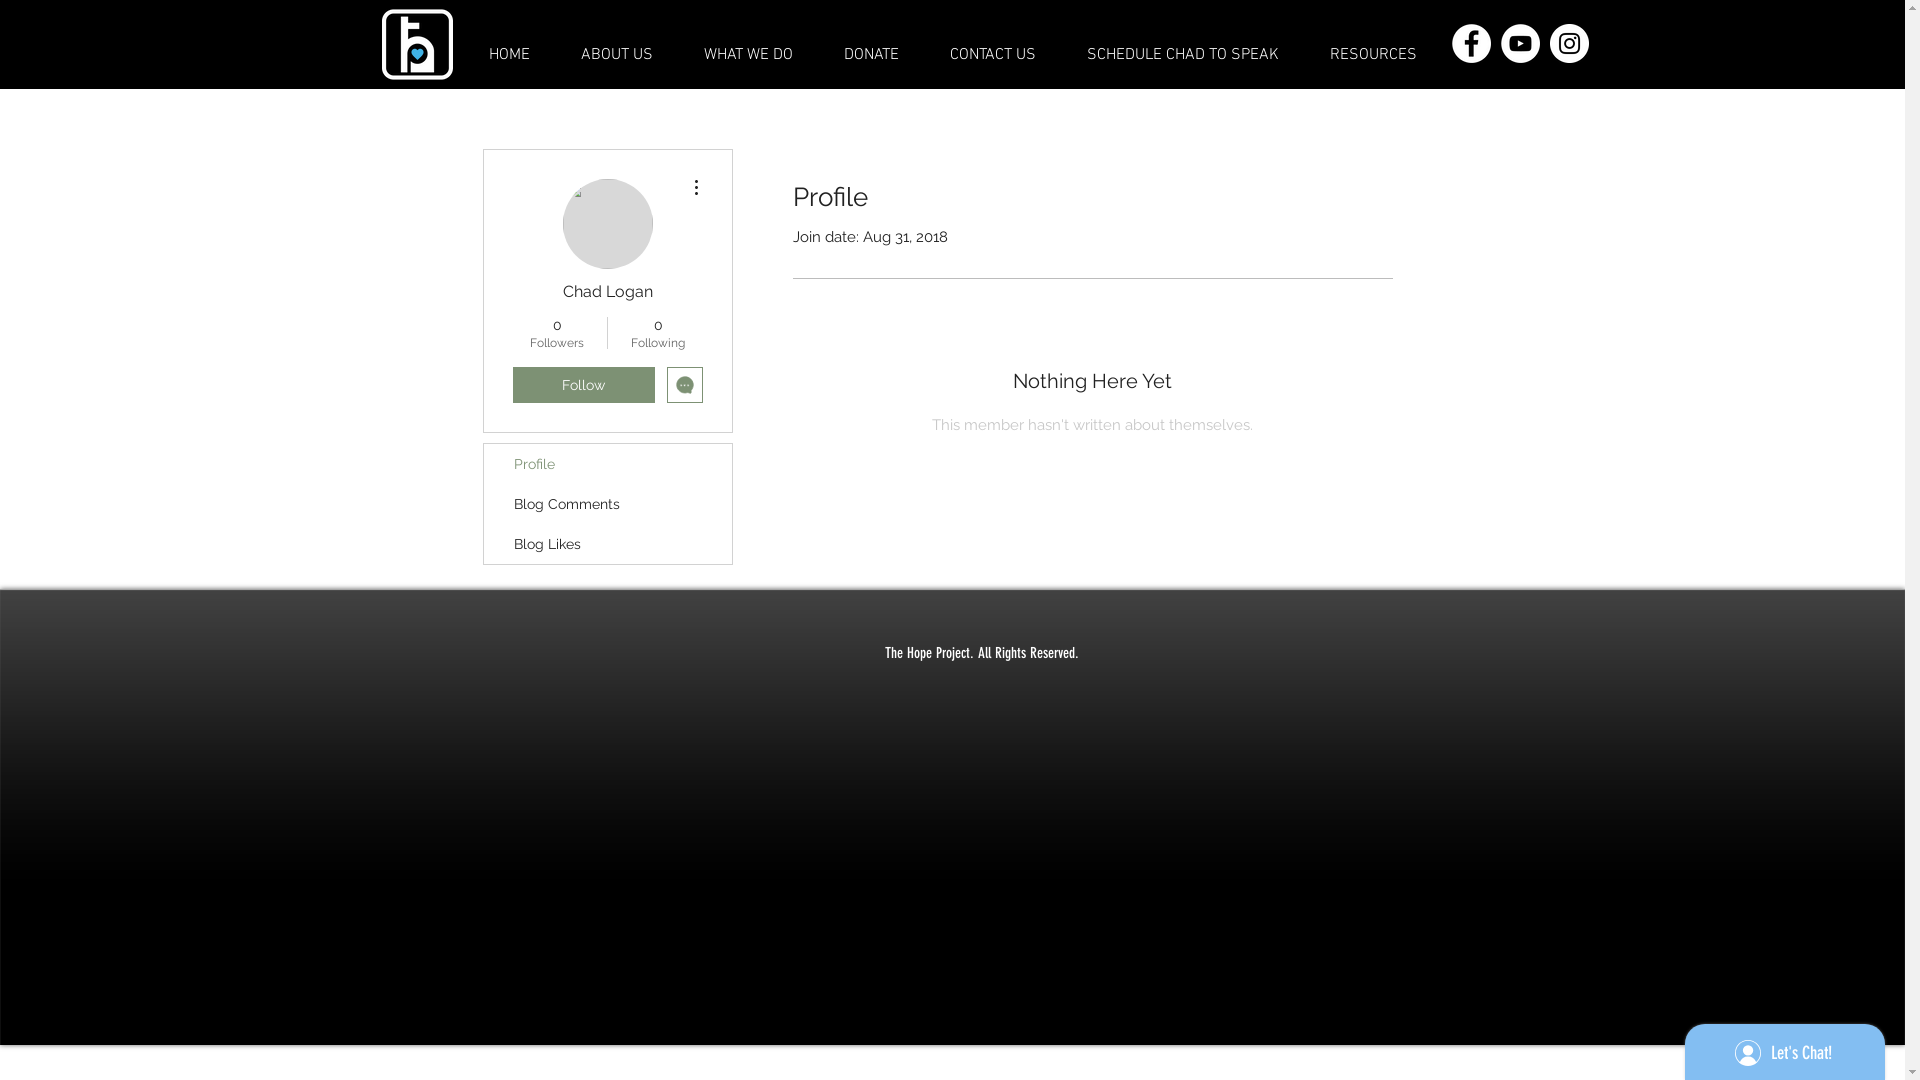 The width and height of the screenshot is (1920, 1080). I want to click on 'Blog Likes', so click(607, 543).